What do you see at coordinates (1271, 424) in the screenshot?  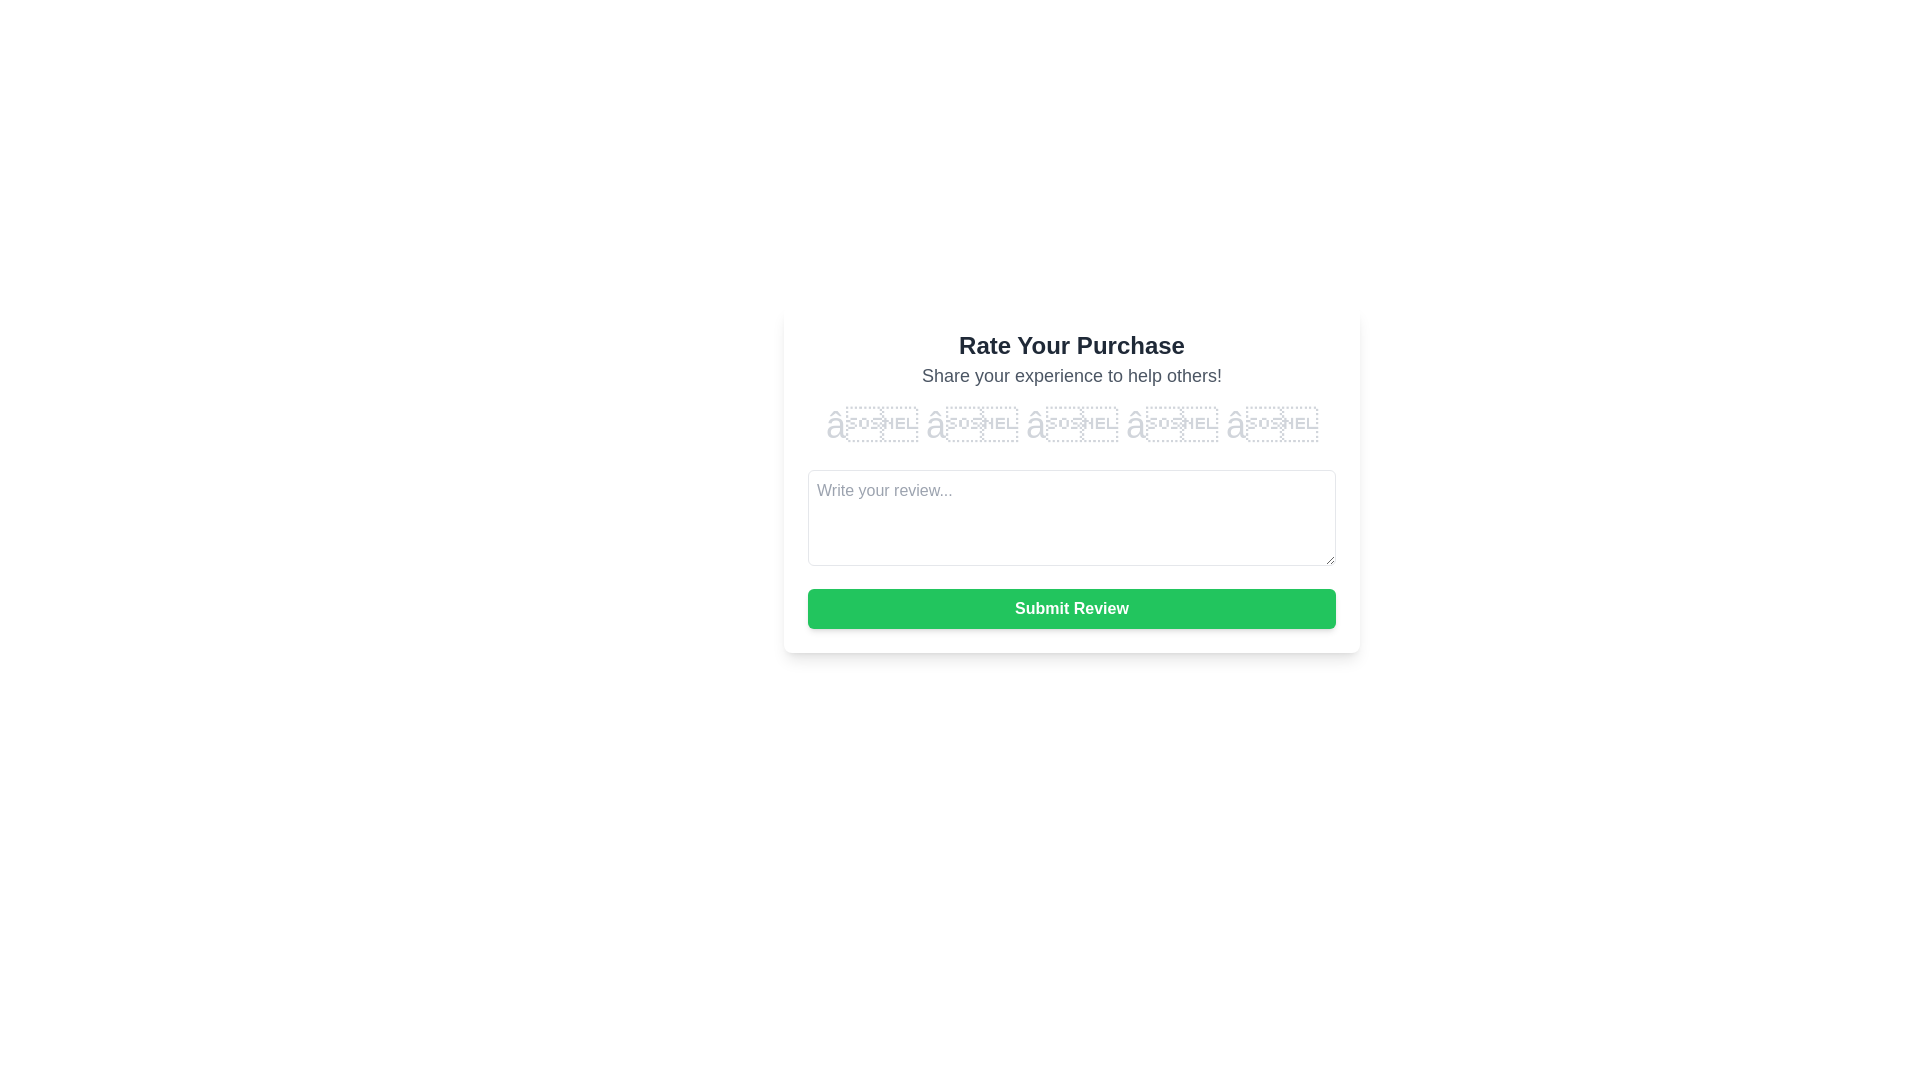 I see `the star corresponding to 5 to preview the rating` at bounding box center [1271, 424].